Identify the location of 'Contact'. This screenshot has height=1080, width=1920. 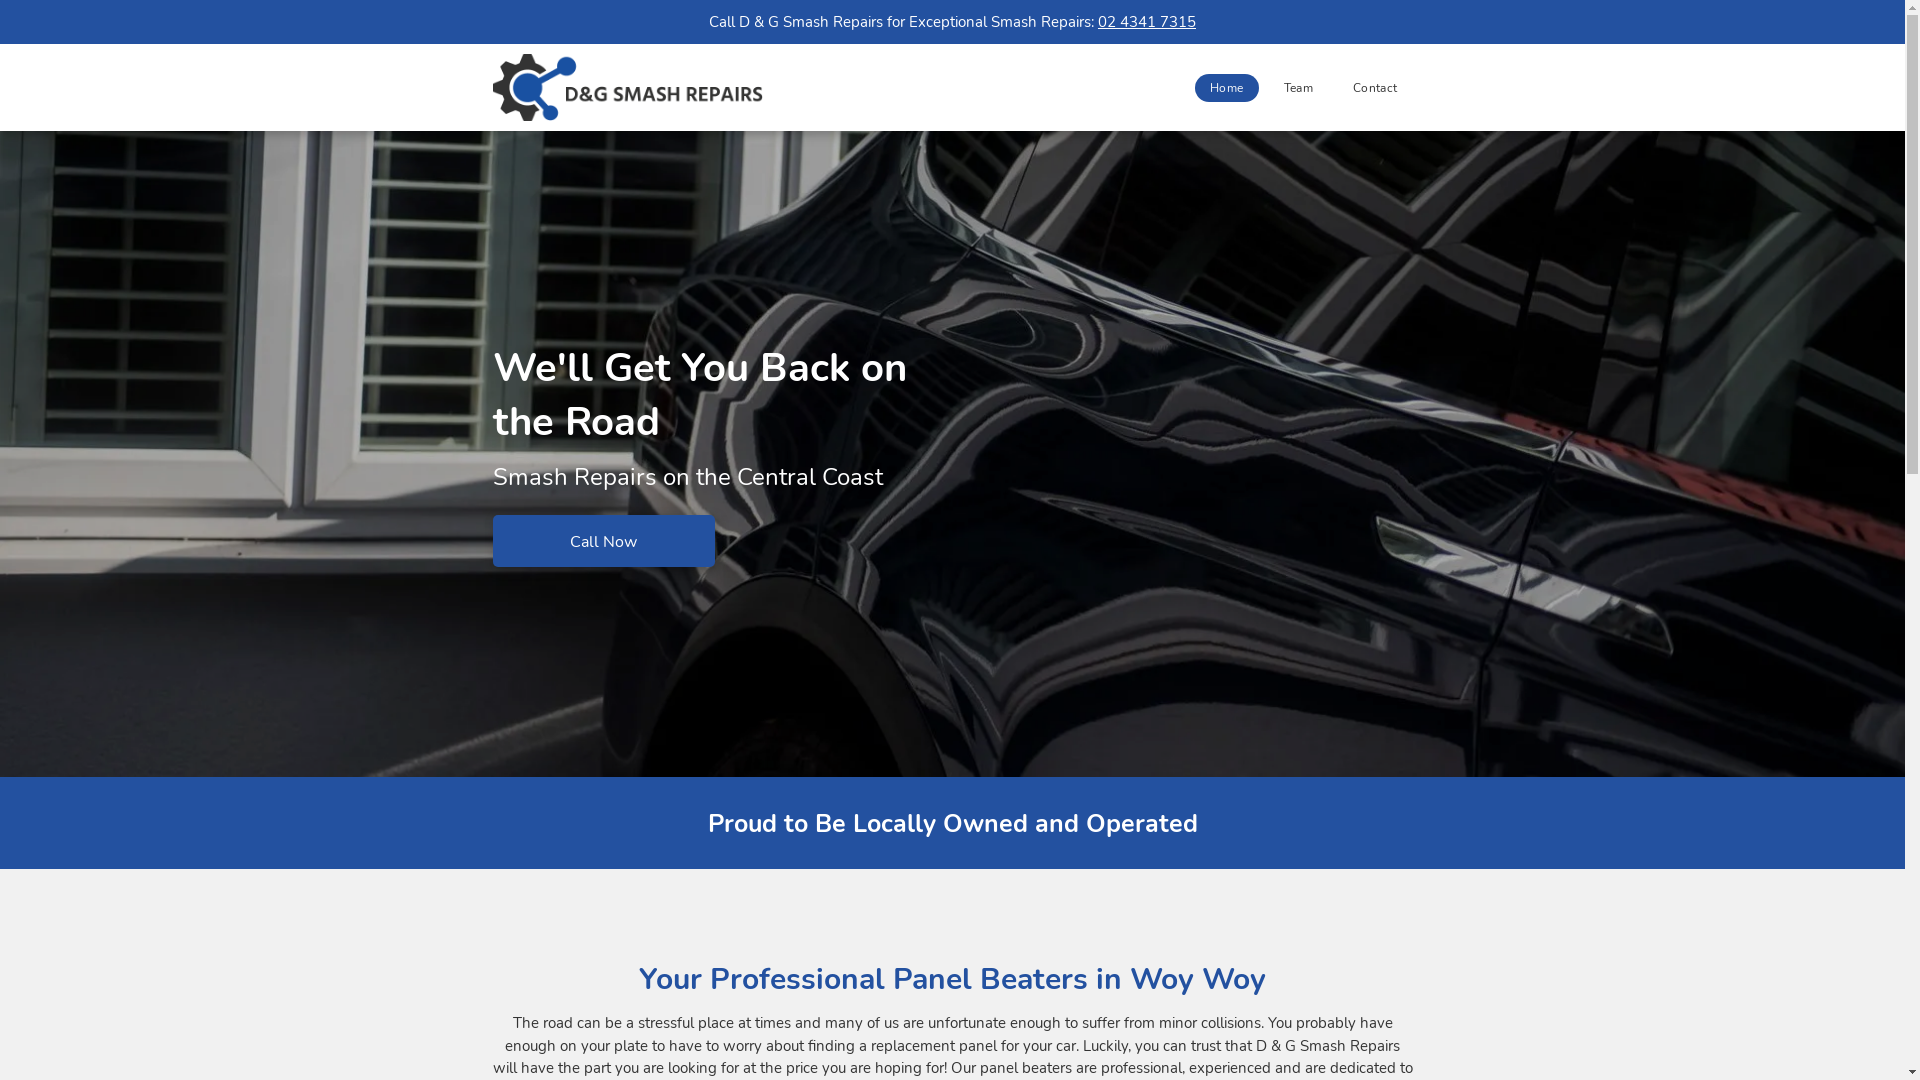
(1374, 87).